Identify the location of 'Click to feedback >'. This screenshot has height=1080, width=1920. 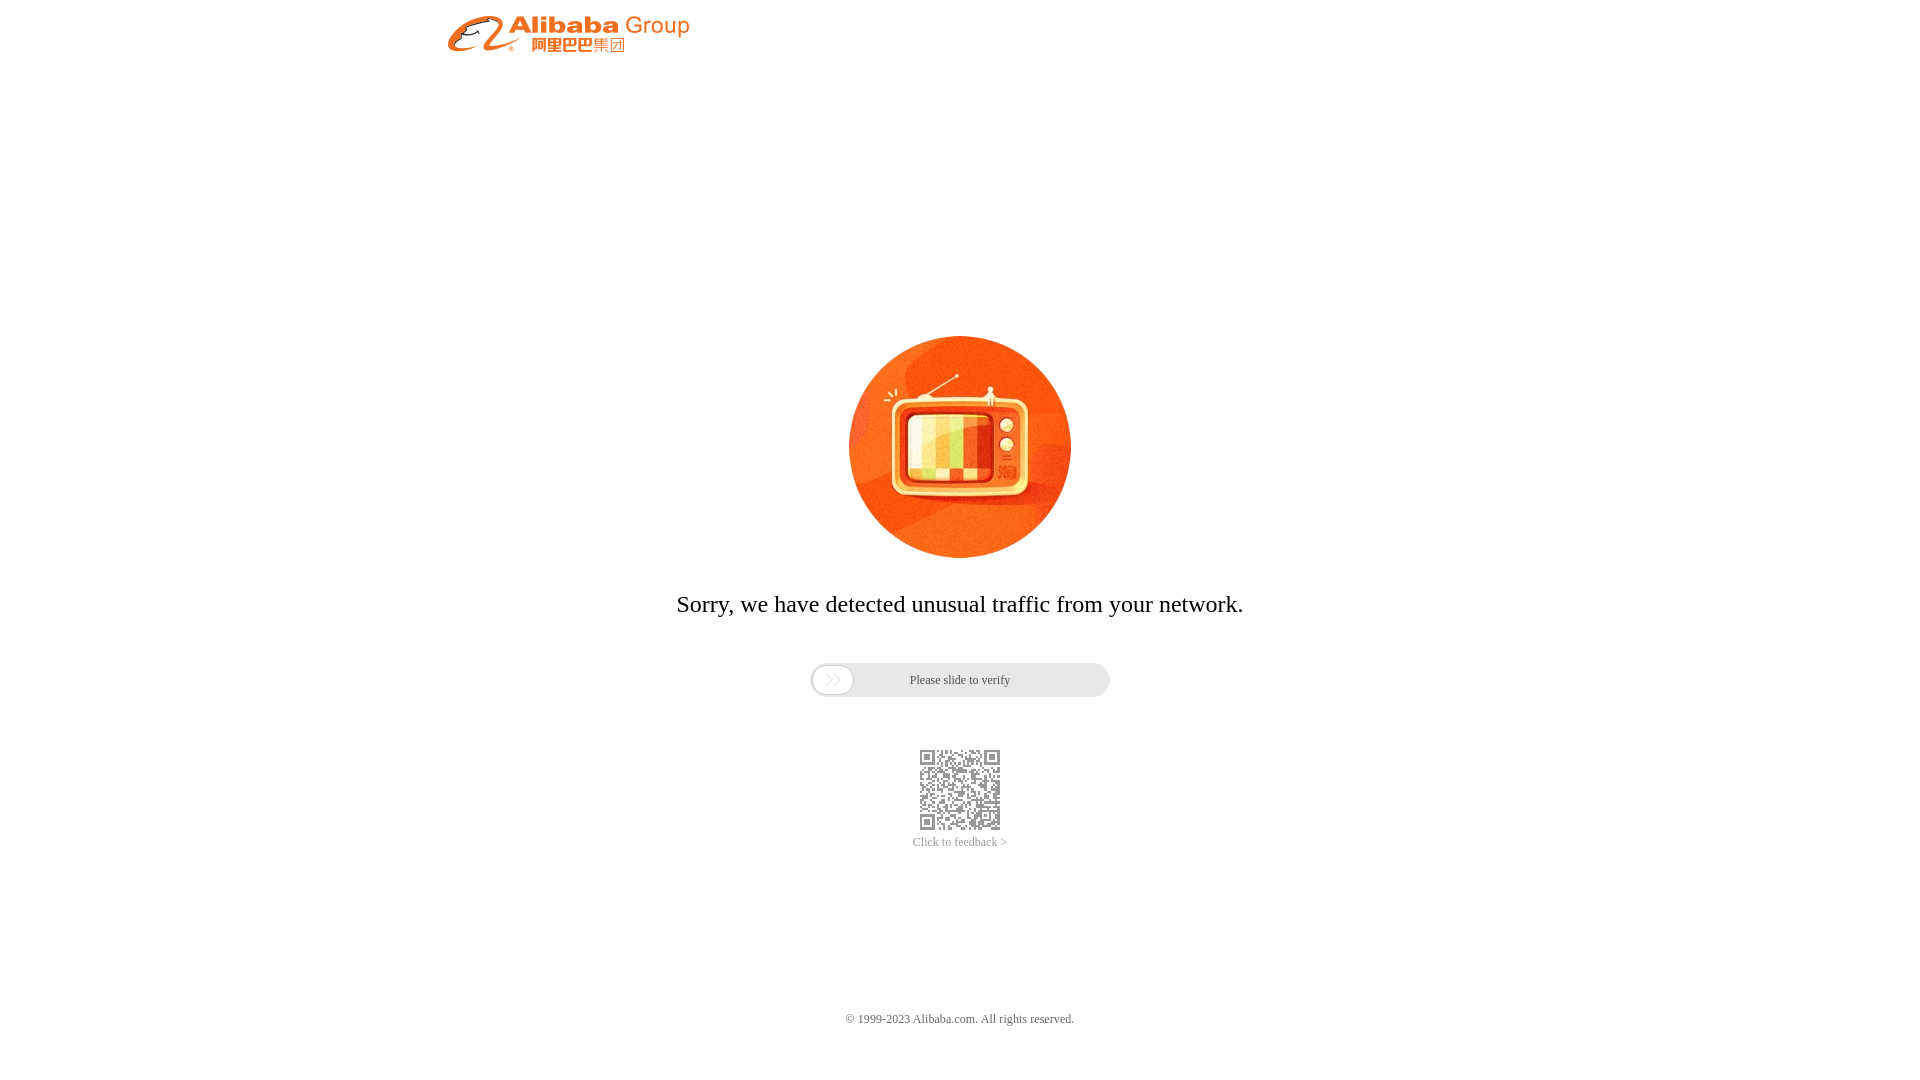
(911, 842).